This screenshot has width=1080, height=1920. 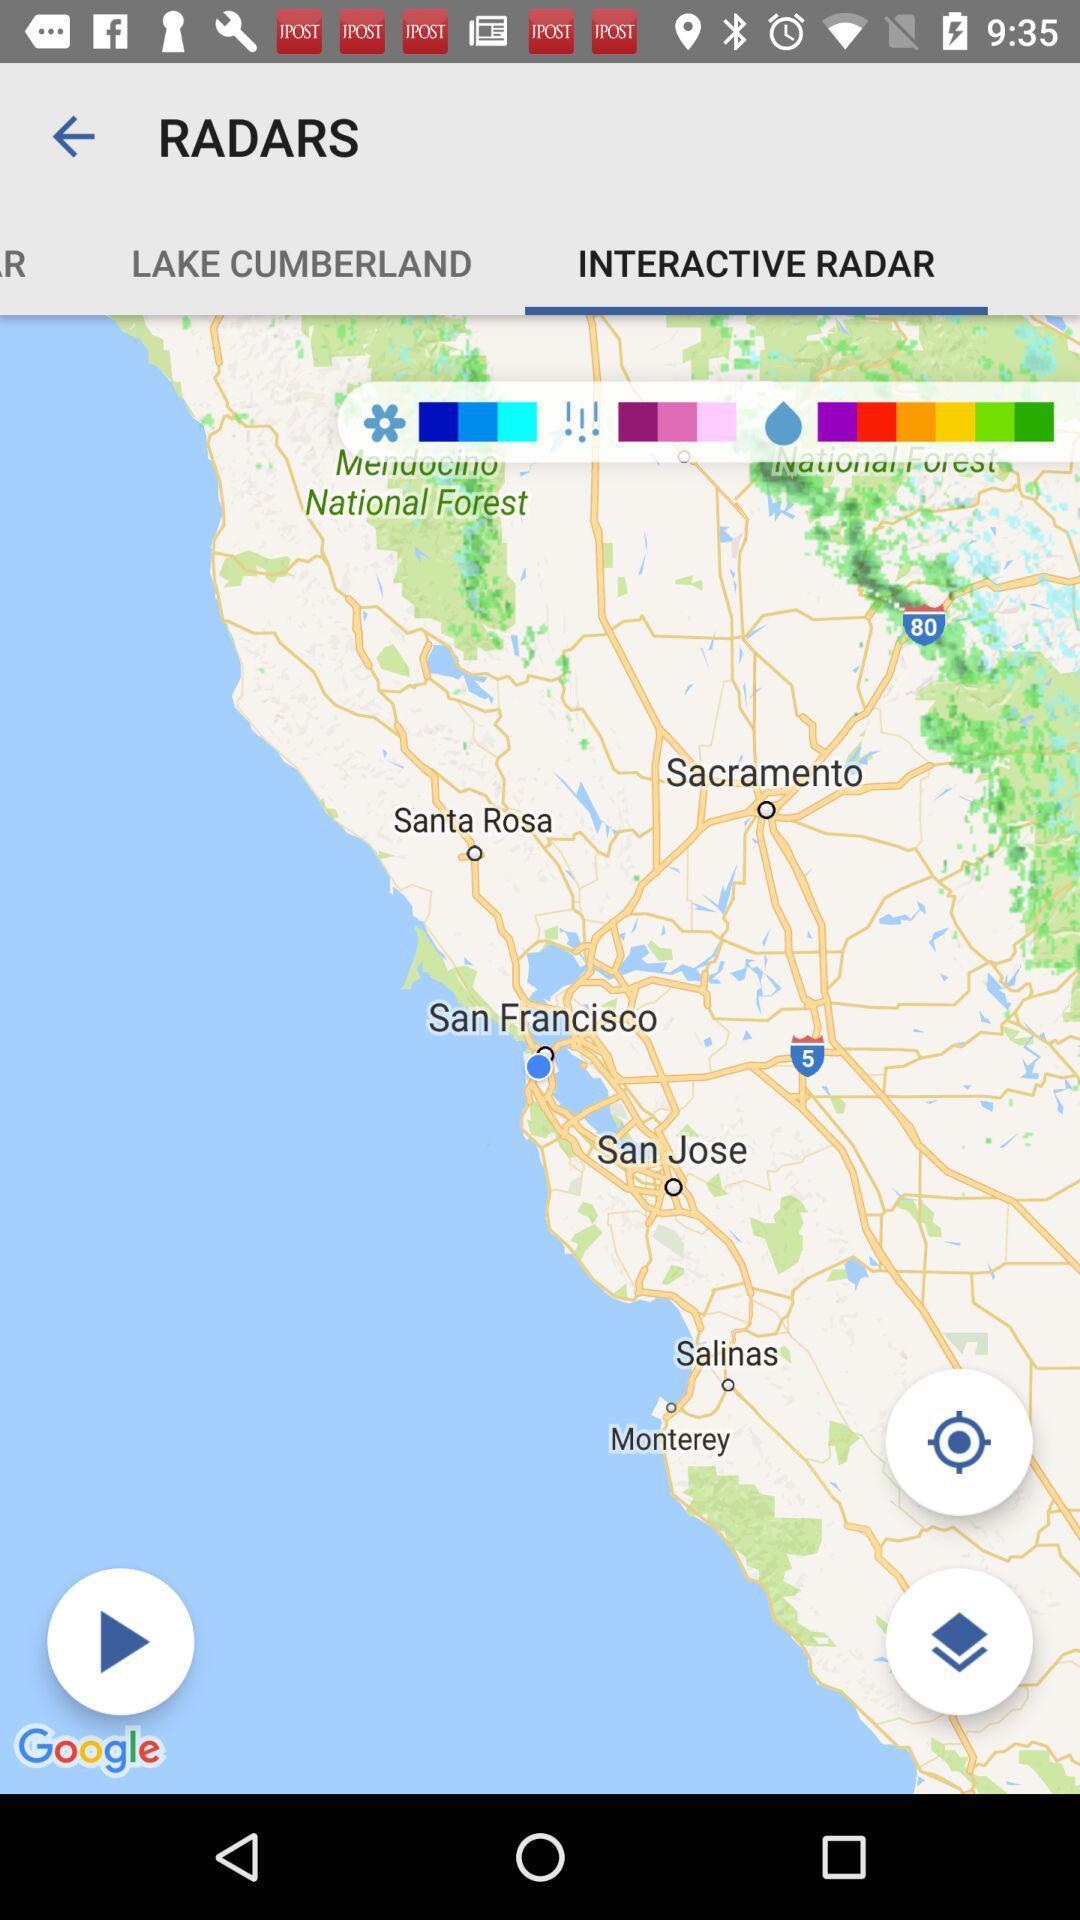 I want to click on icon below lake cumberland icon, so click(x=120, y=1641).